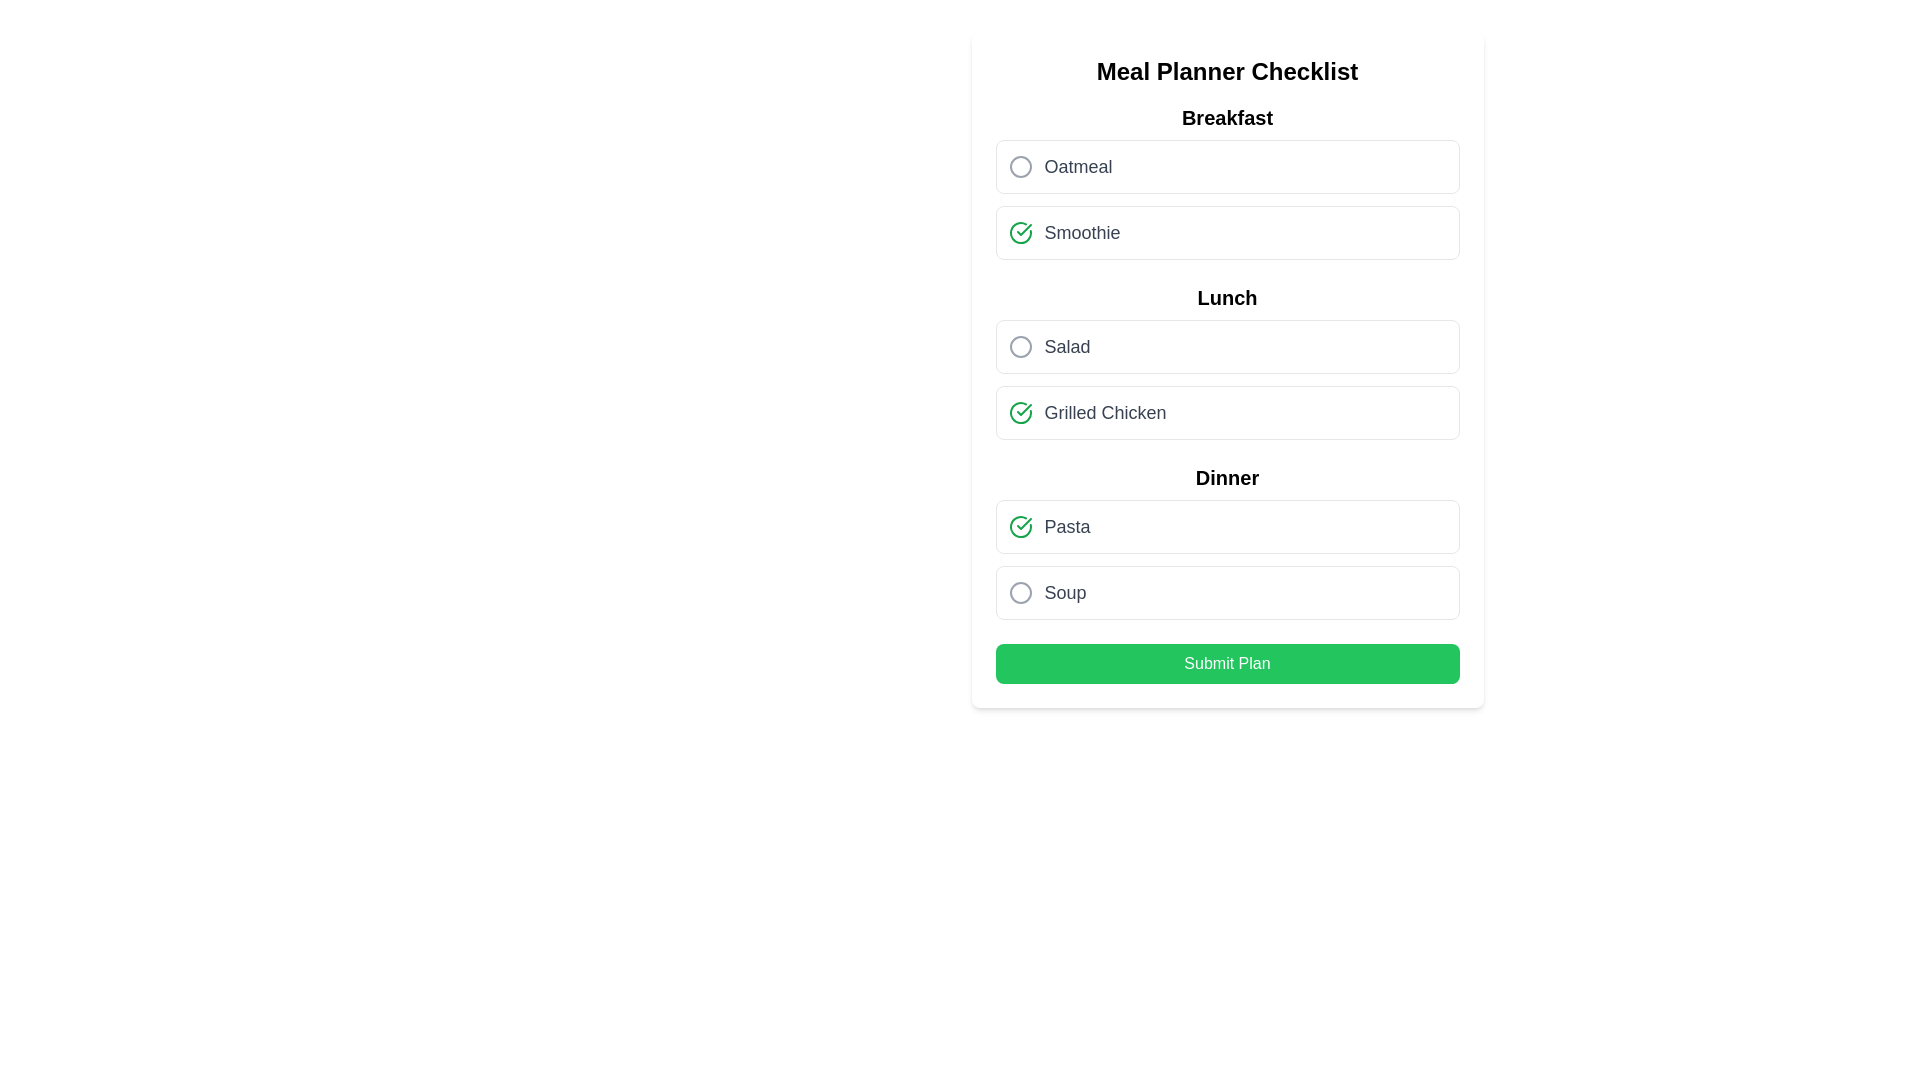 Image resolution: width=1920 pixels, height=1080 pixels. Describe the element at coordinates (1077, 165) in the screenshot. I see `the text label for the breakfast choice in the meal planner checklist, positioned under the 'Breakfast' section, above 'Smoothie'` at that location.